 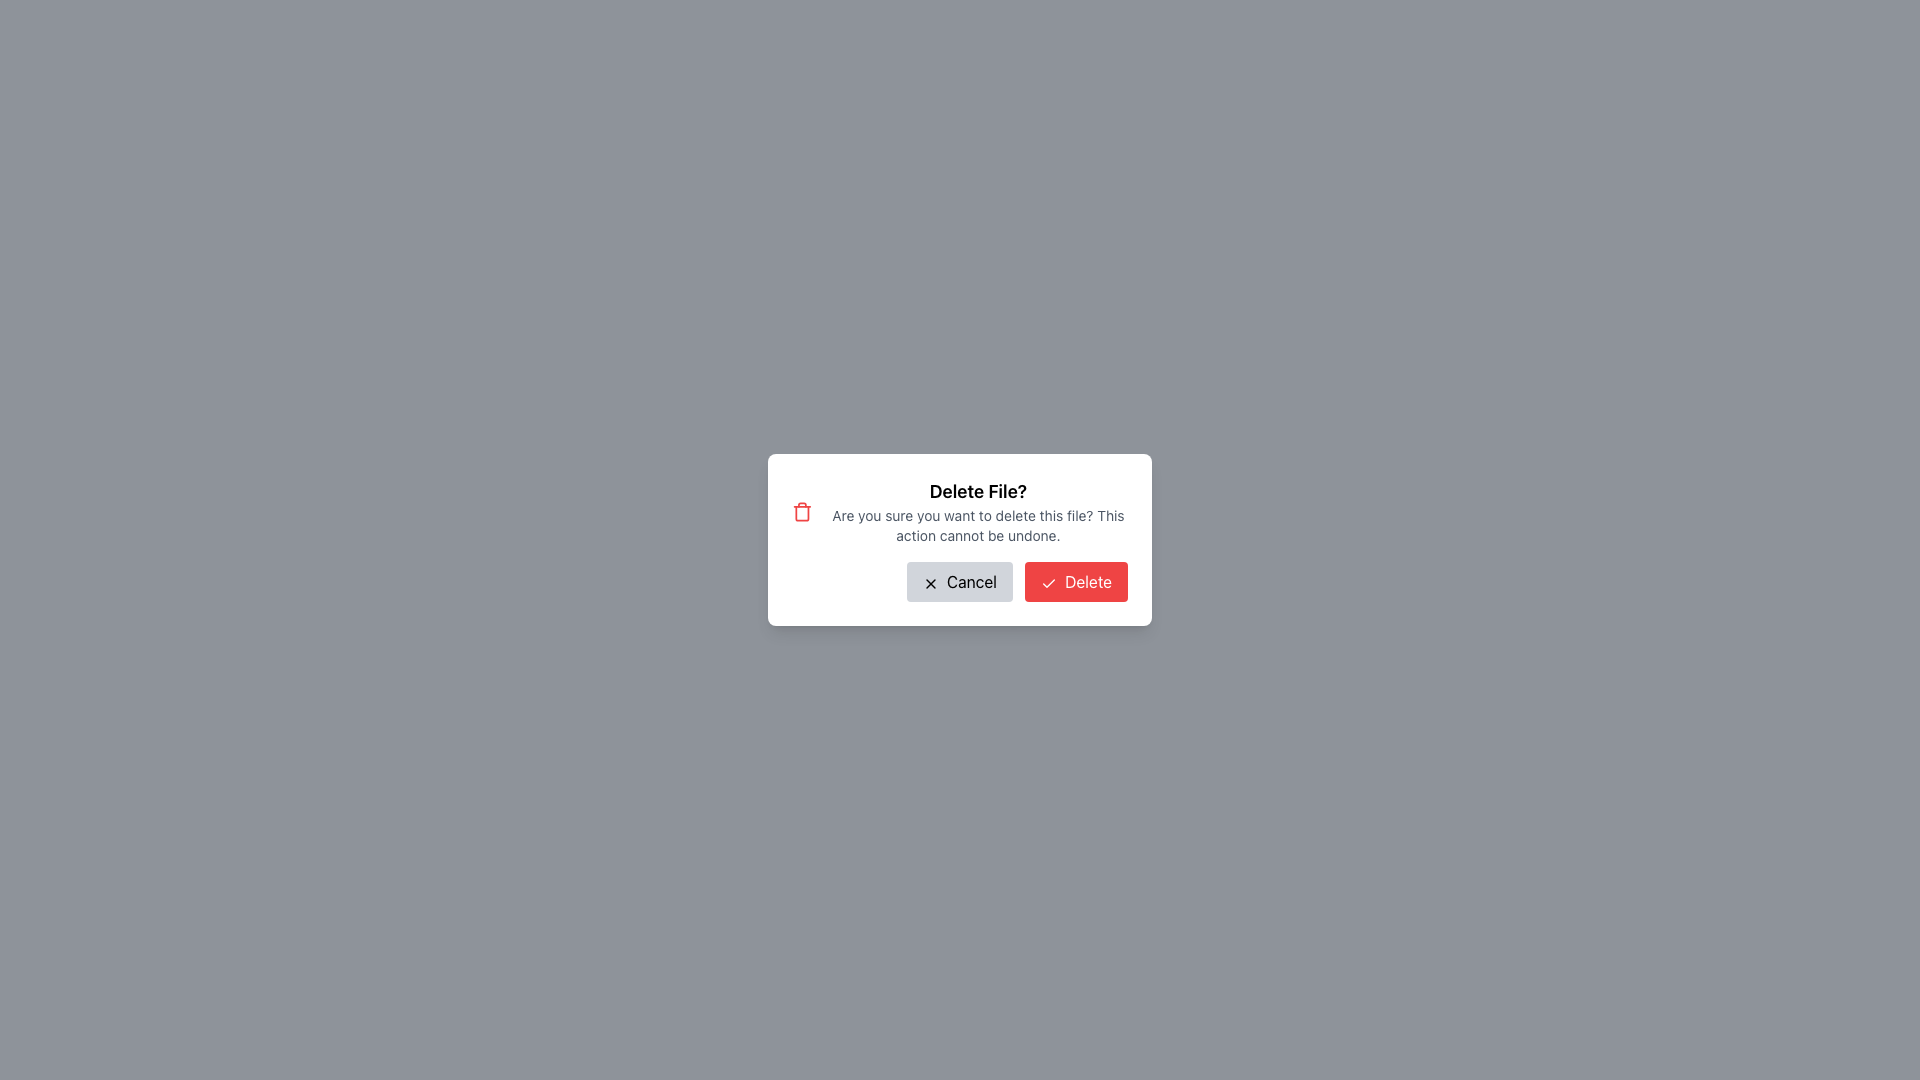 I want to click on the red trash can icon located at the top-left corner of the modal dialog, next to the text 'Delete File?', so click(x=802, y=512).